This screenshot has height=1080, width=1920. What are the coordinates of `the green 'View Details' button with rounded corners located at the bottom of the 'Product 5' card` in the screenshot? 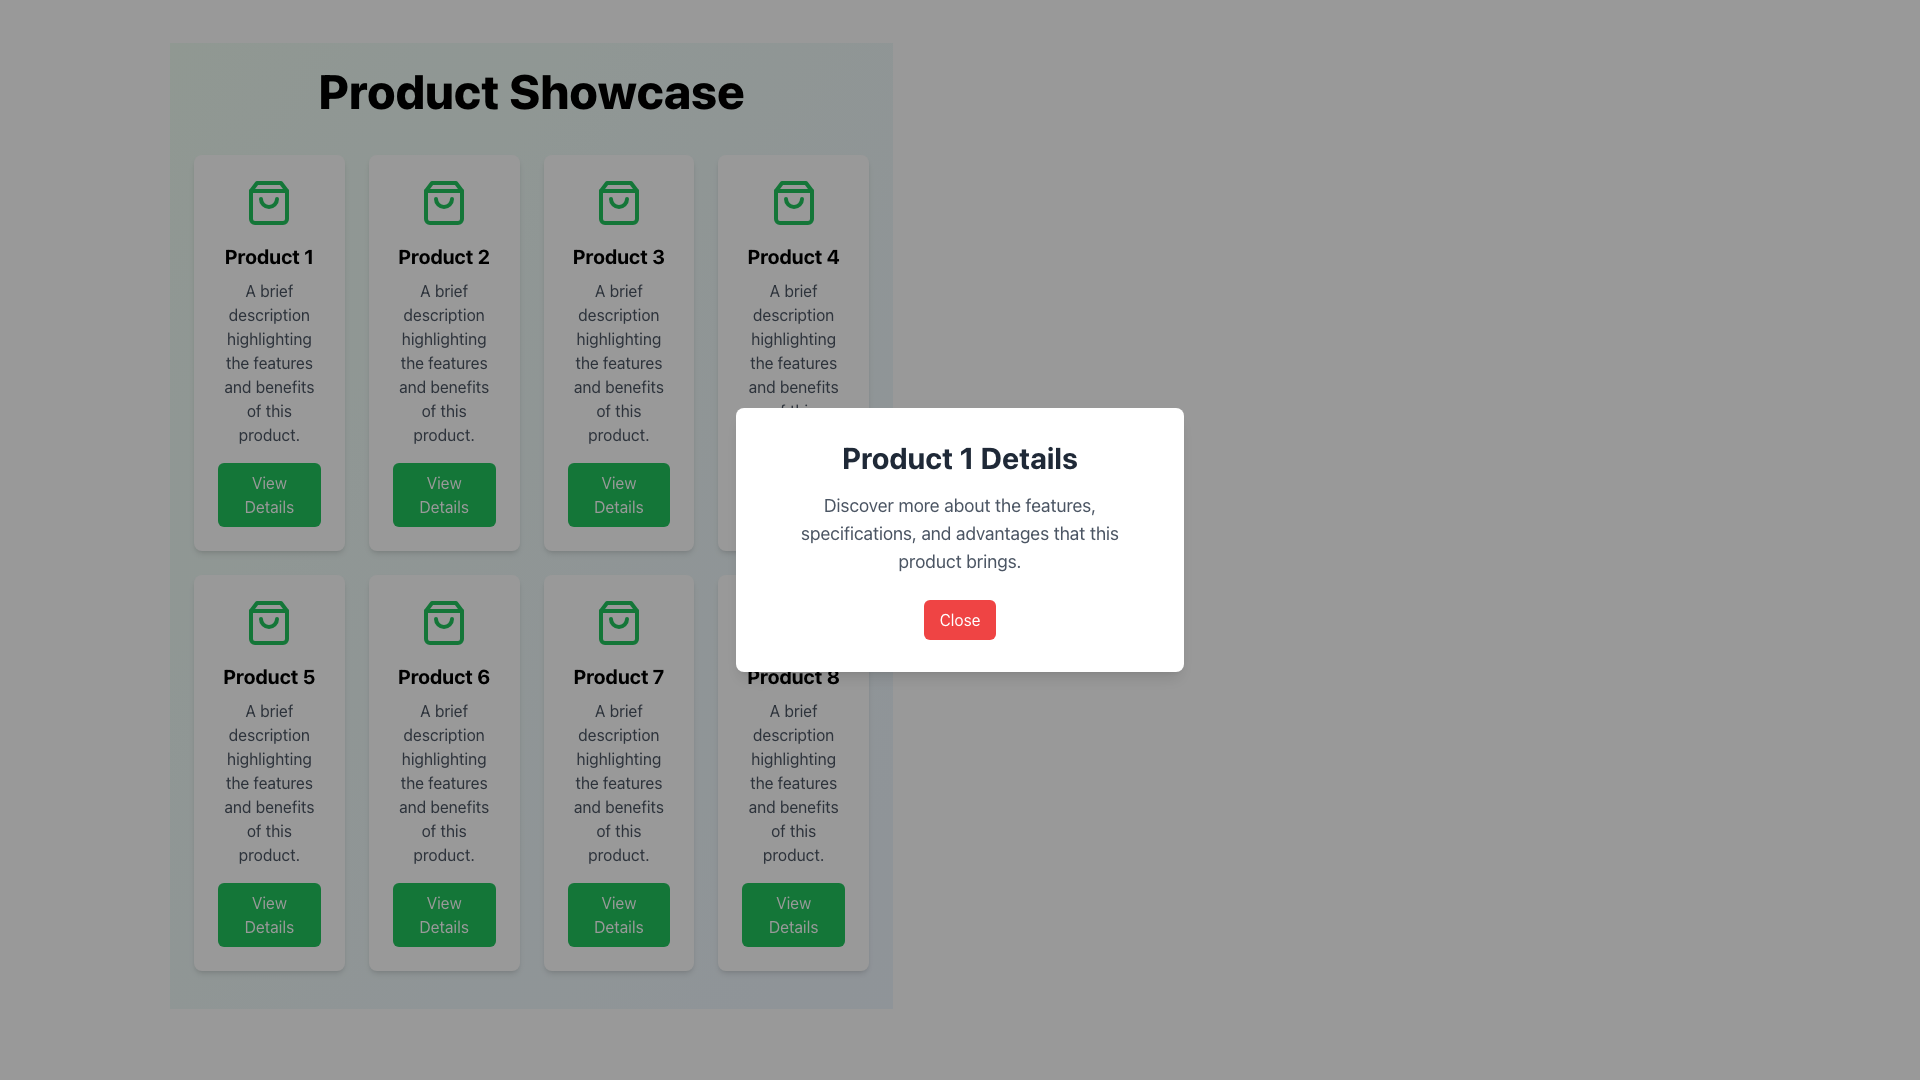 It's located at (268, 914).